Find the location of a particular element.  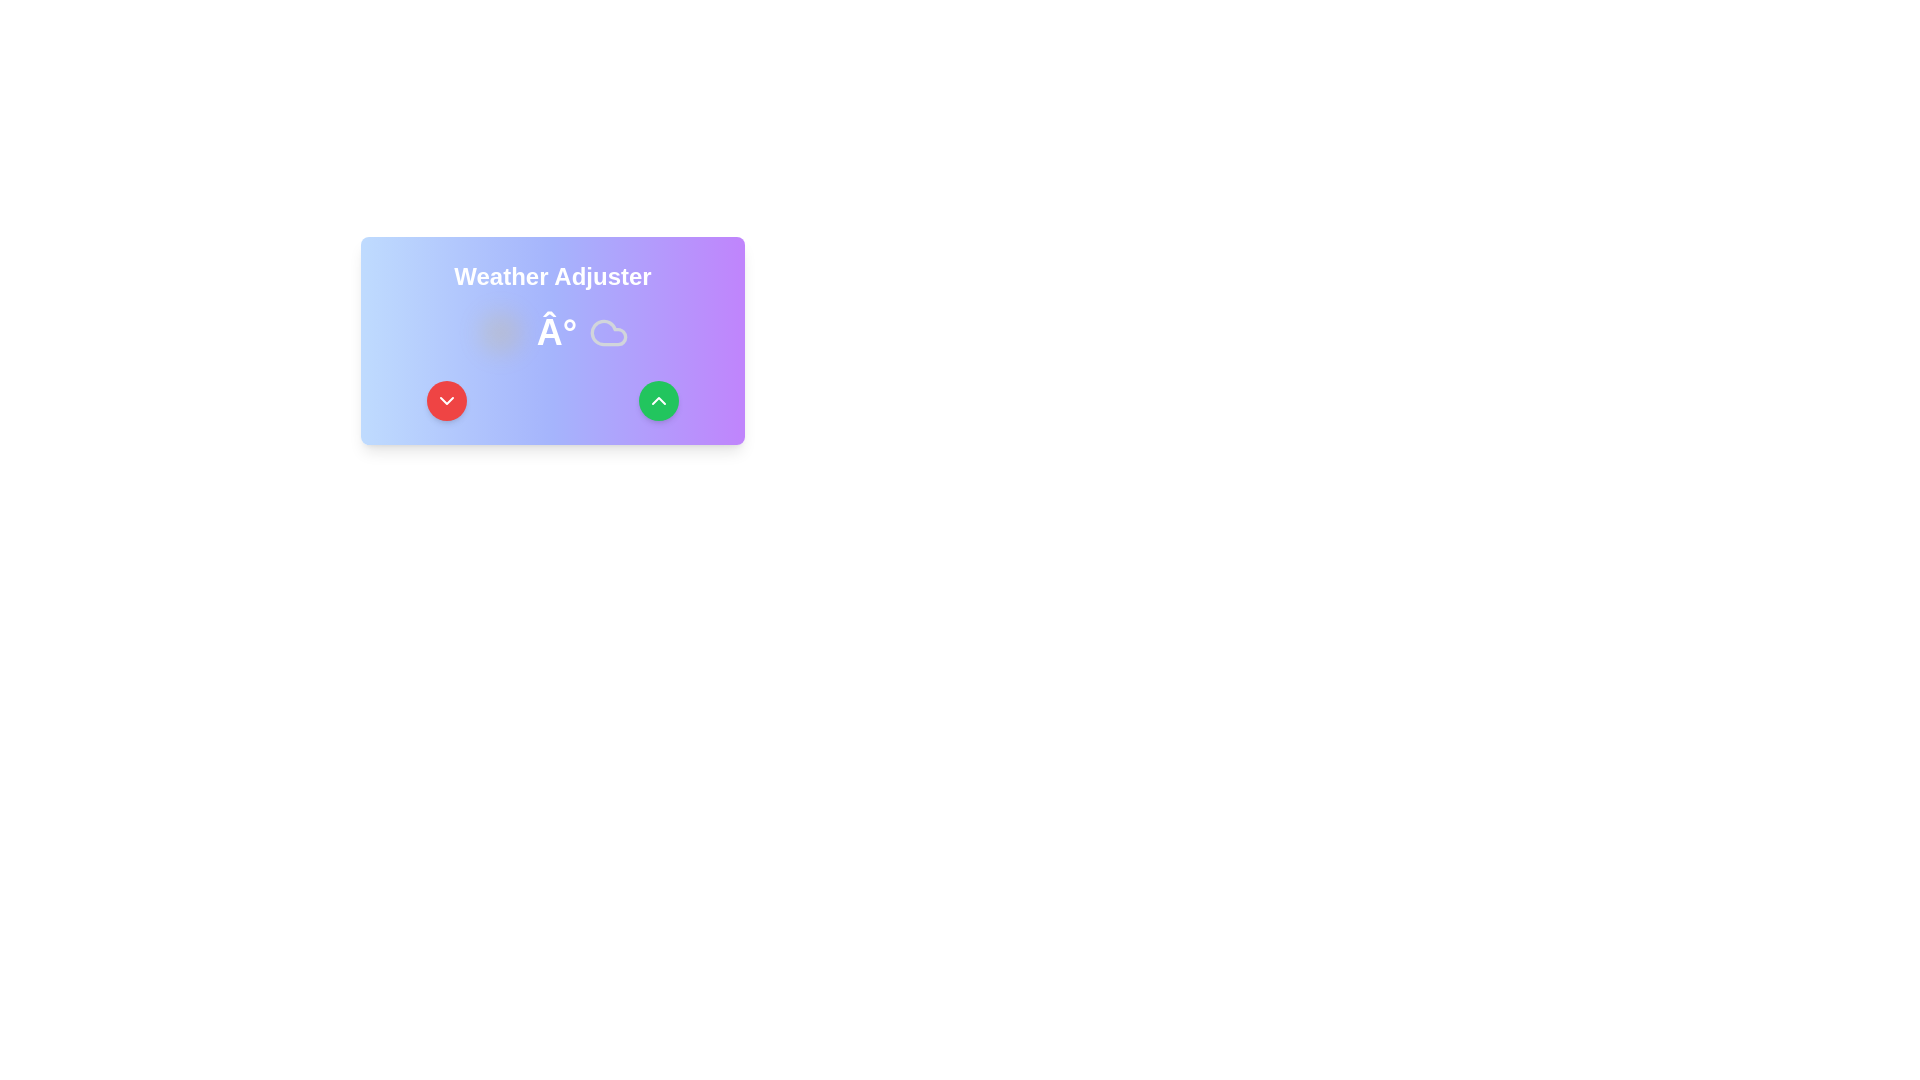

the cloud-shaped SVG graphic that represents weather functionality within the 'Weather Adjuster' card component is located at coordinates (608, 331).